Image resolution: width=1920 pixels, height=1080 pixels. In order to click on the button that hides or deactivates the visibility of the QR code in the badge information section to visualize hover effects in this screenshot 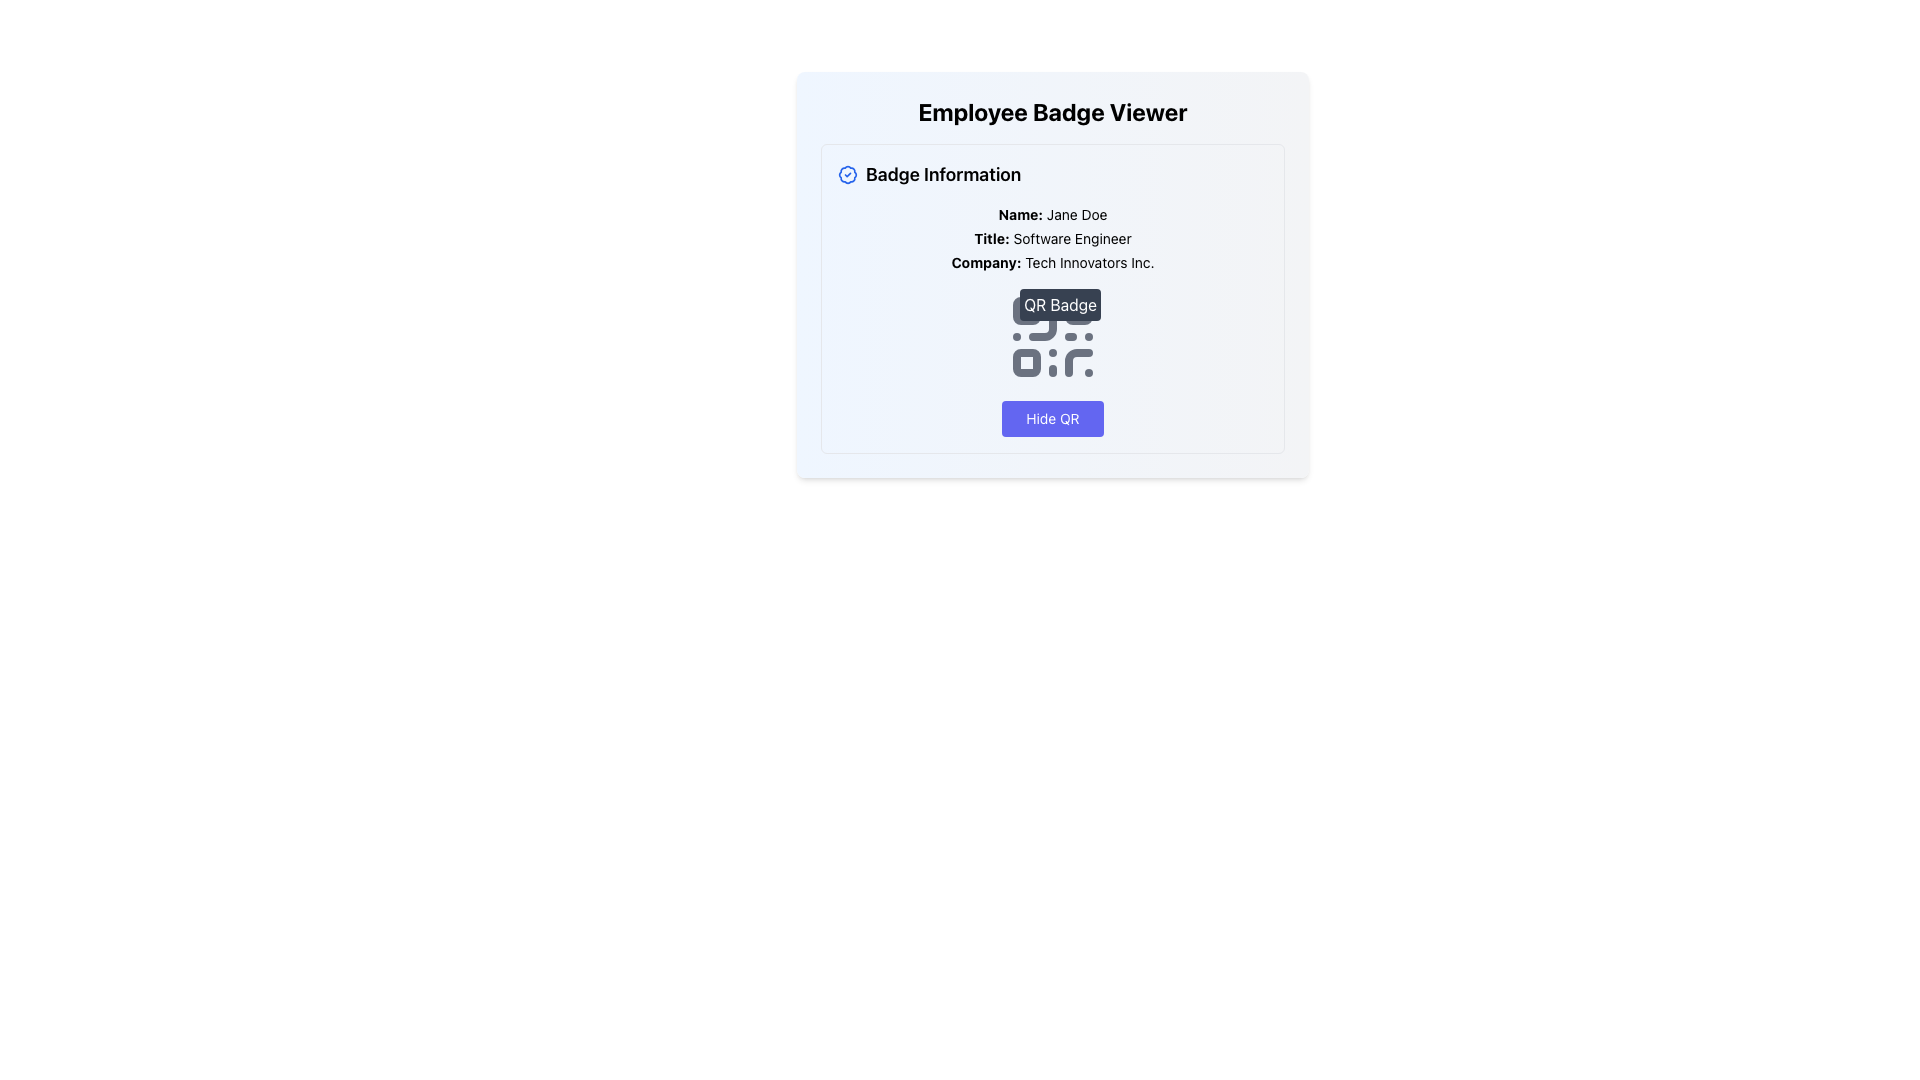, I will do `click(1051, 418)`.